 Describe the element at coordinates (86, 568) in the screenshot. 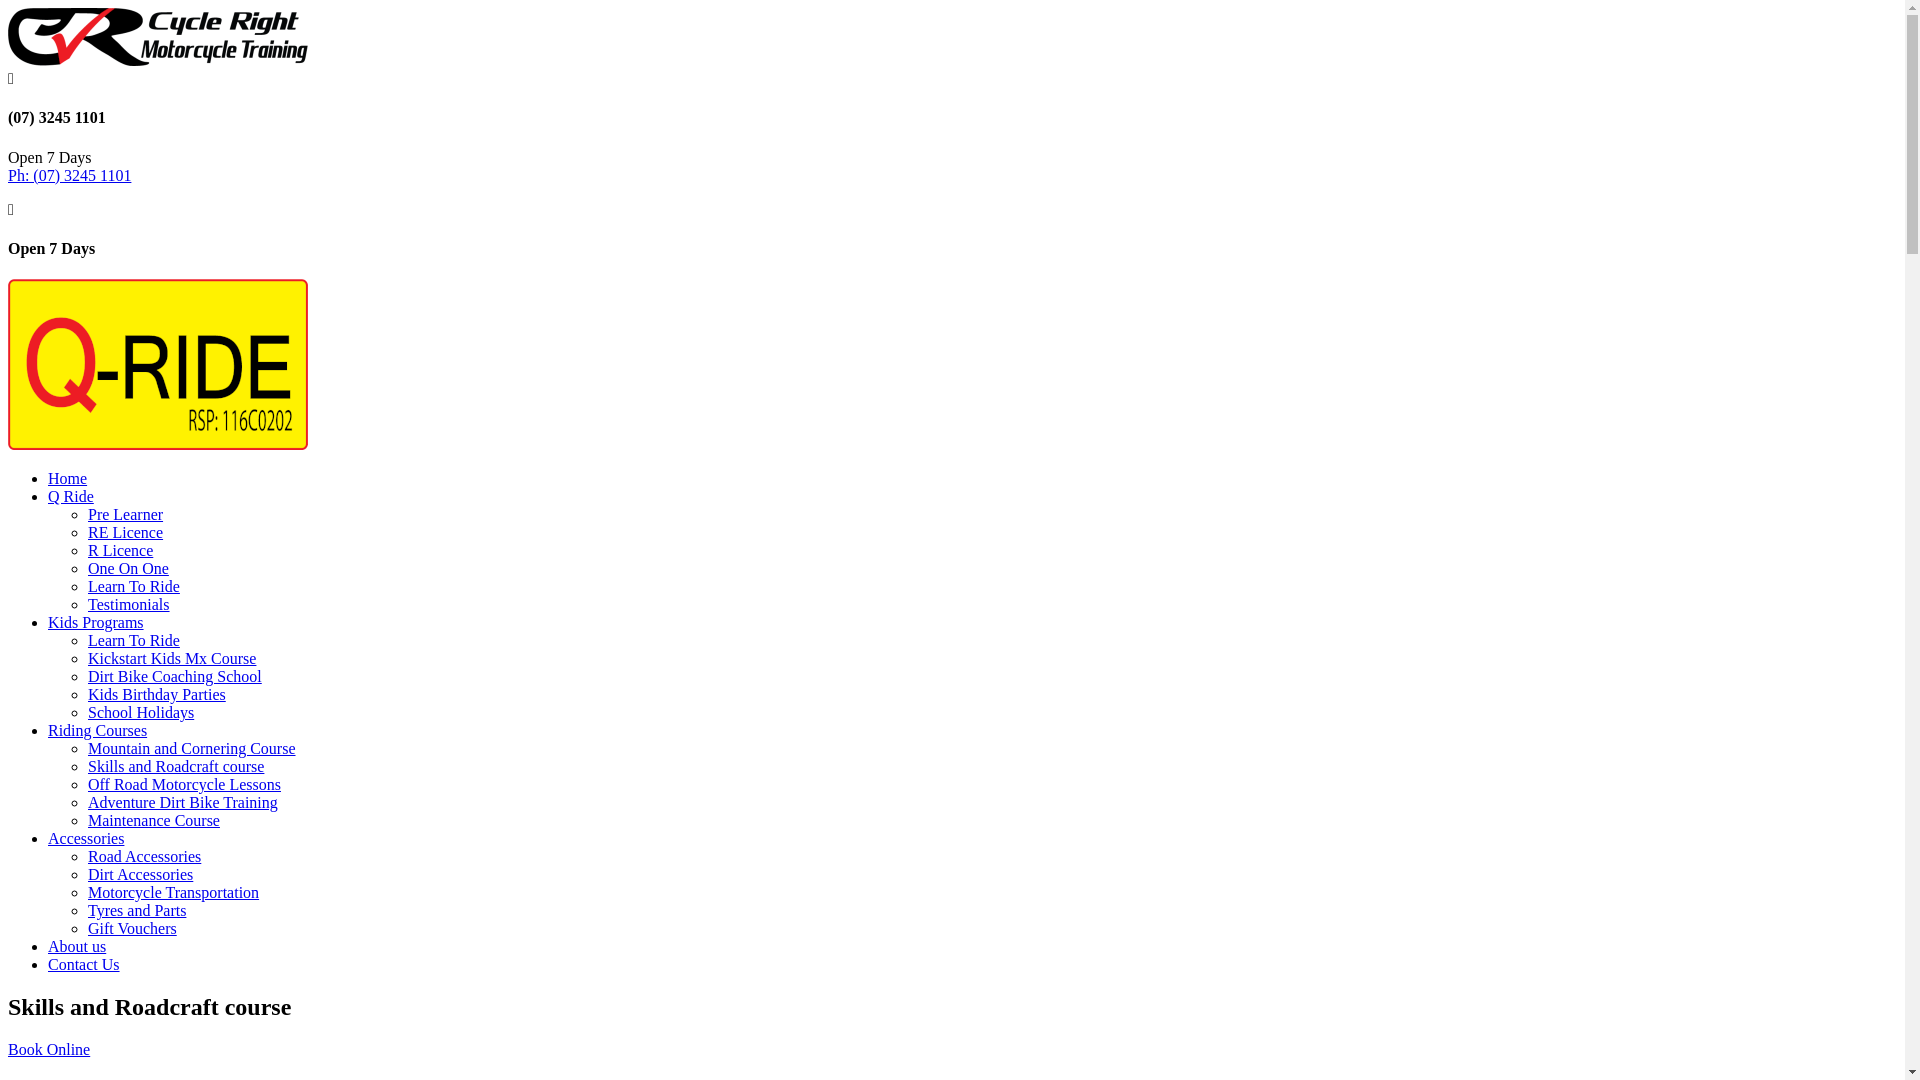

I see `'One On One'` at that location.